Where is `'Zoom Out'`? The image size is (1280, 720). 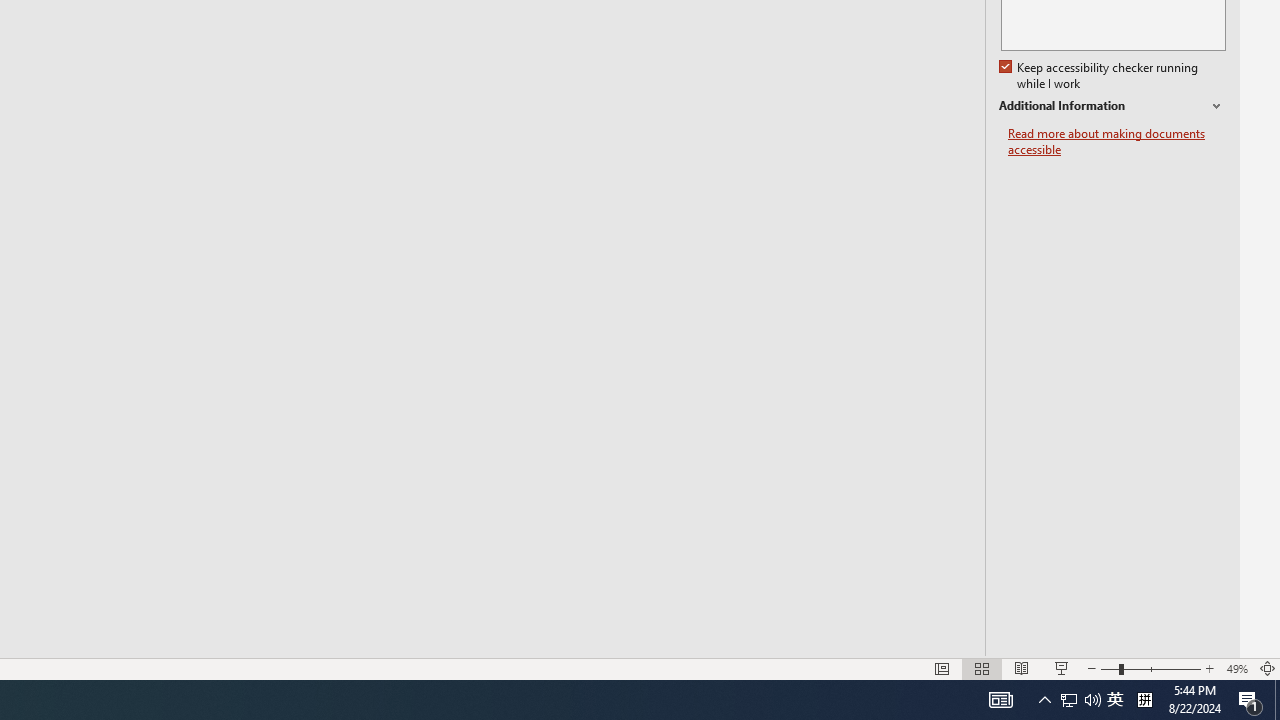
'Zoom Out' is located at coordinates (1108, 669).